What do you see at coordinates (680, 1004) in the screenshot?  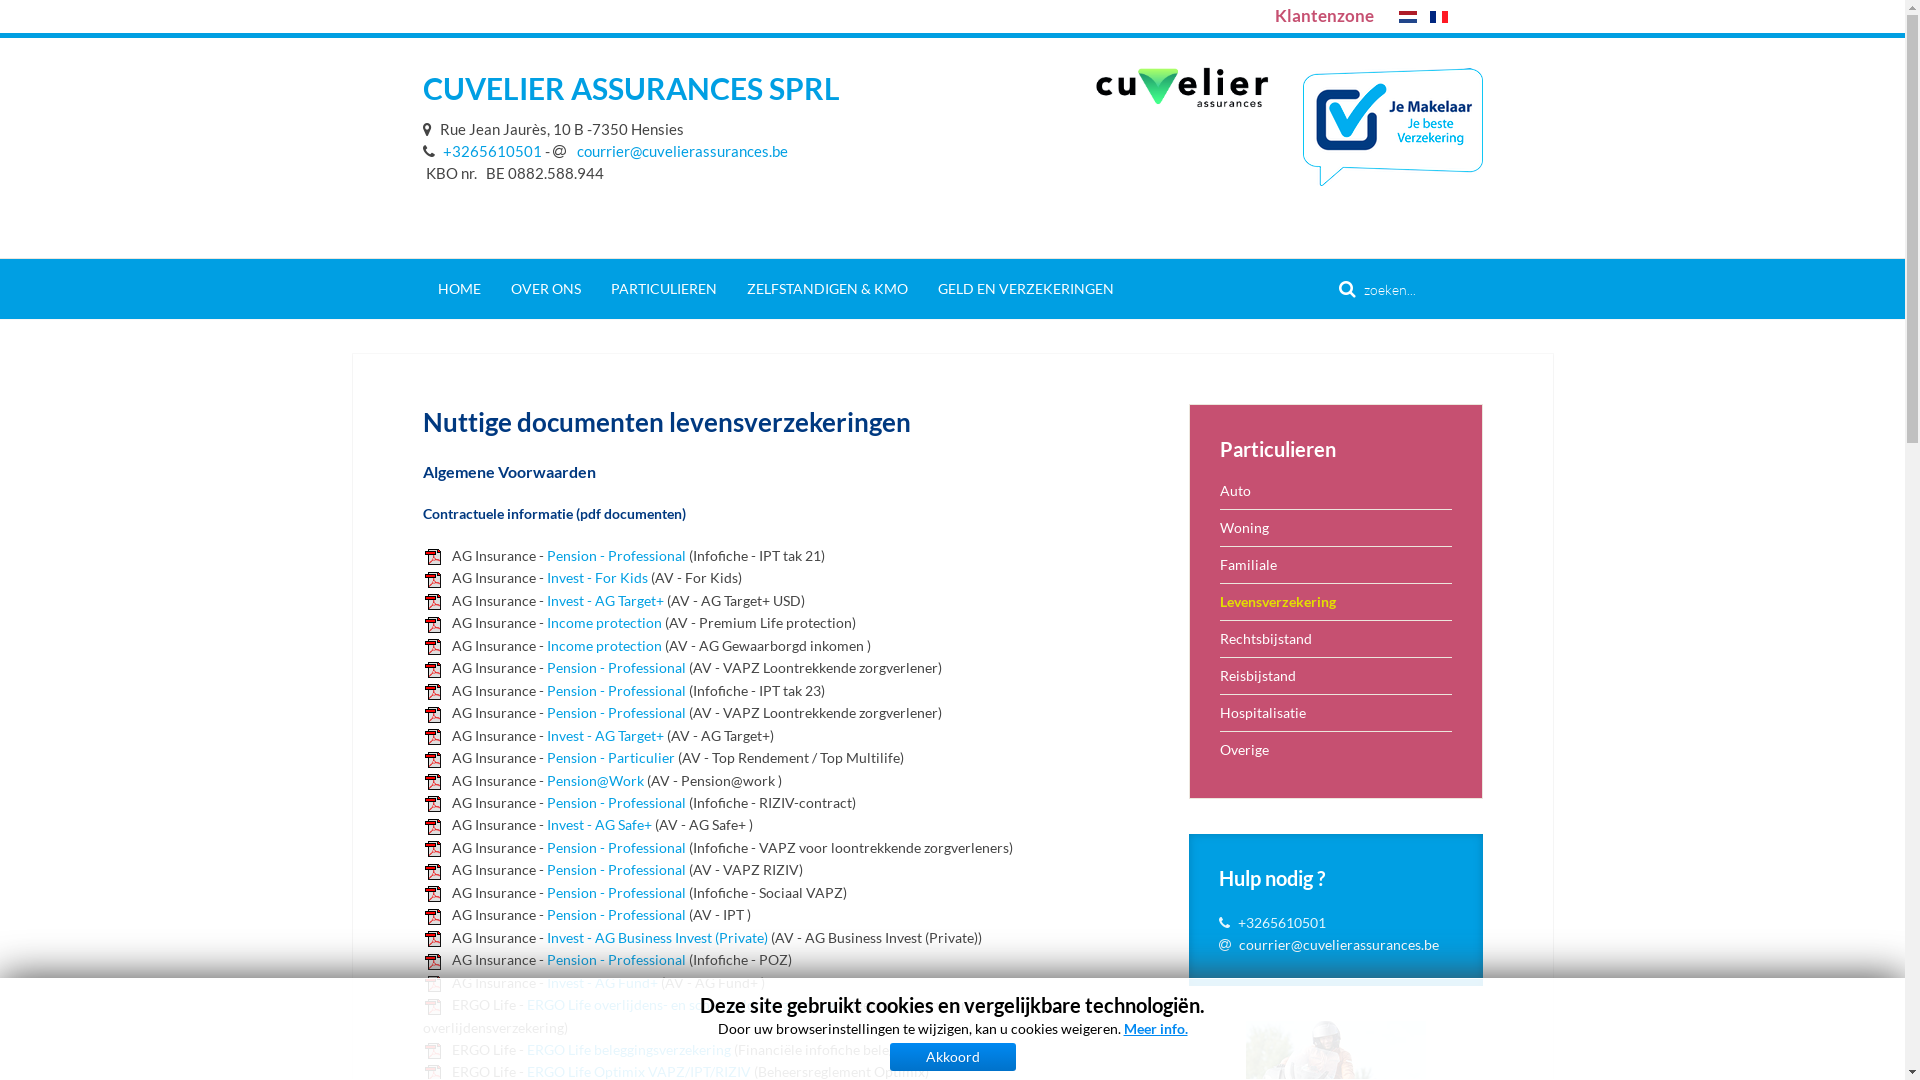 I see `'ERGO Life overlijdens- en schuldsaldoverzekering'` at bounding box center [680, 1004].